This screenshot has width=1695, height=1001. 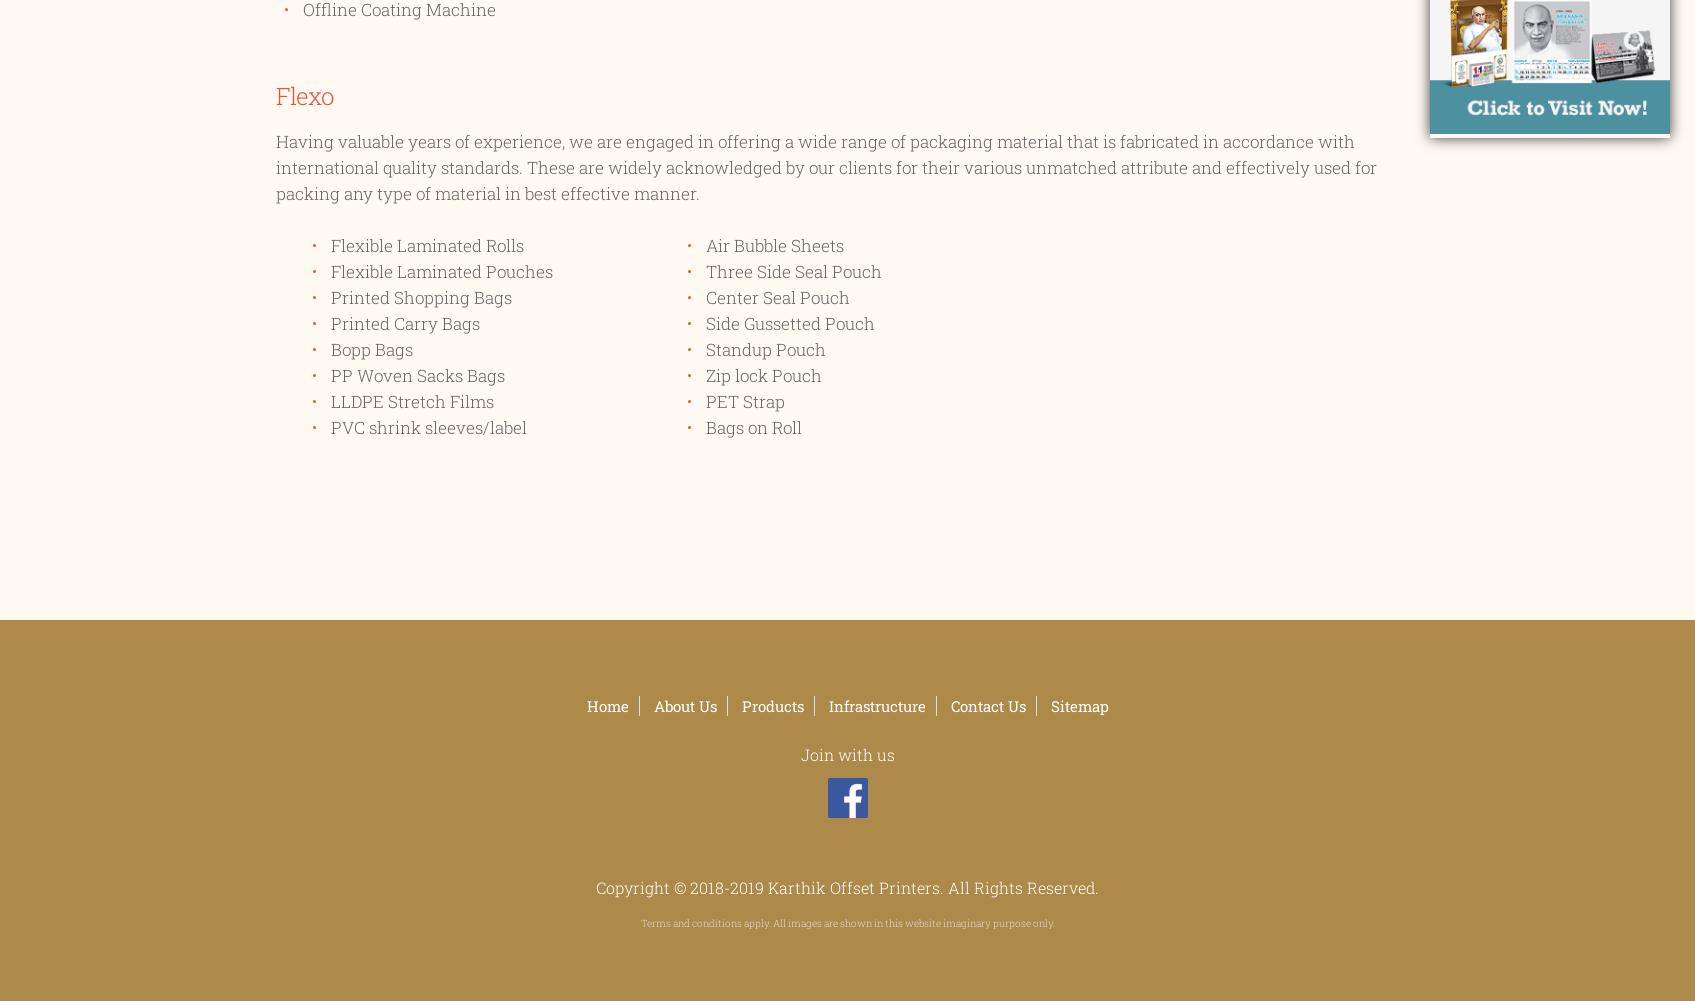 I want to click on 'Flexible Laminated Pouches', so click(x=441, y=270).